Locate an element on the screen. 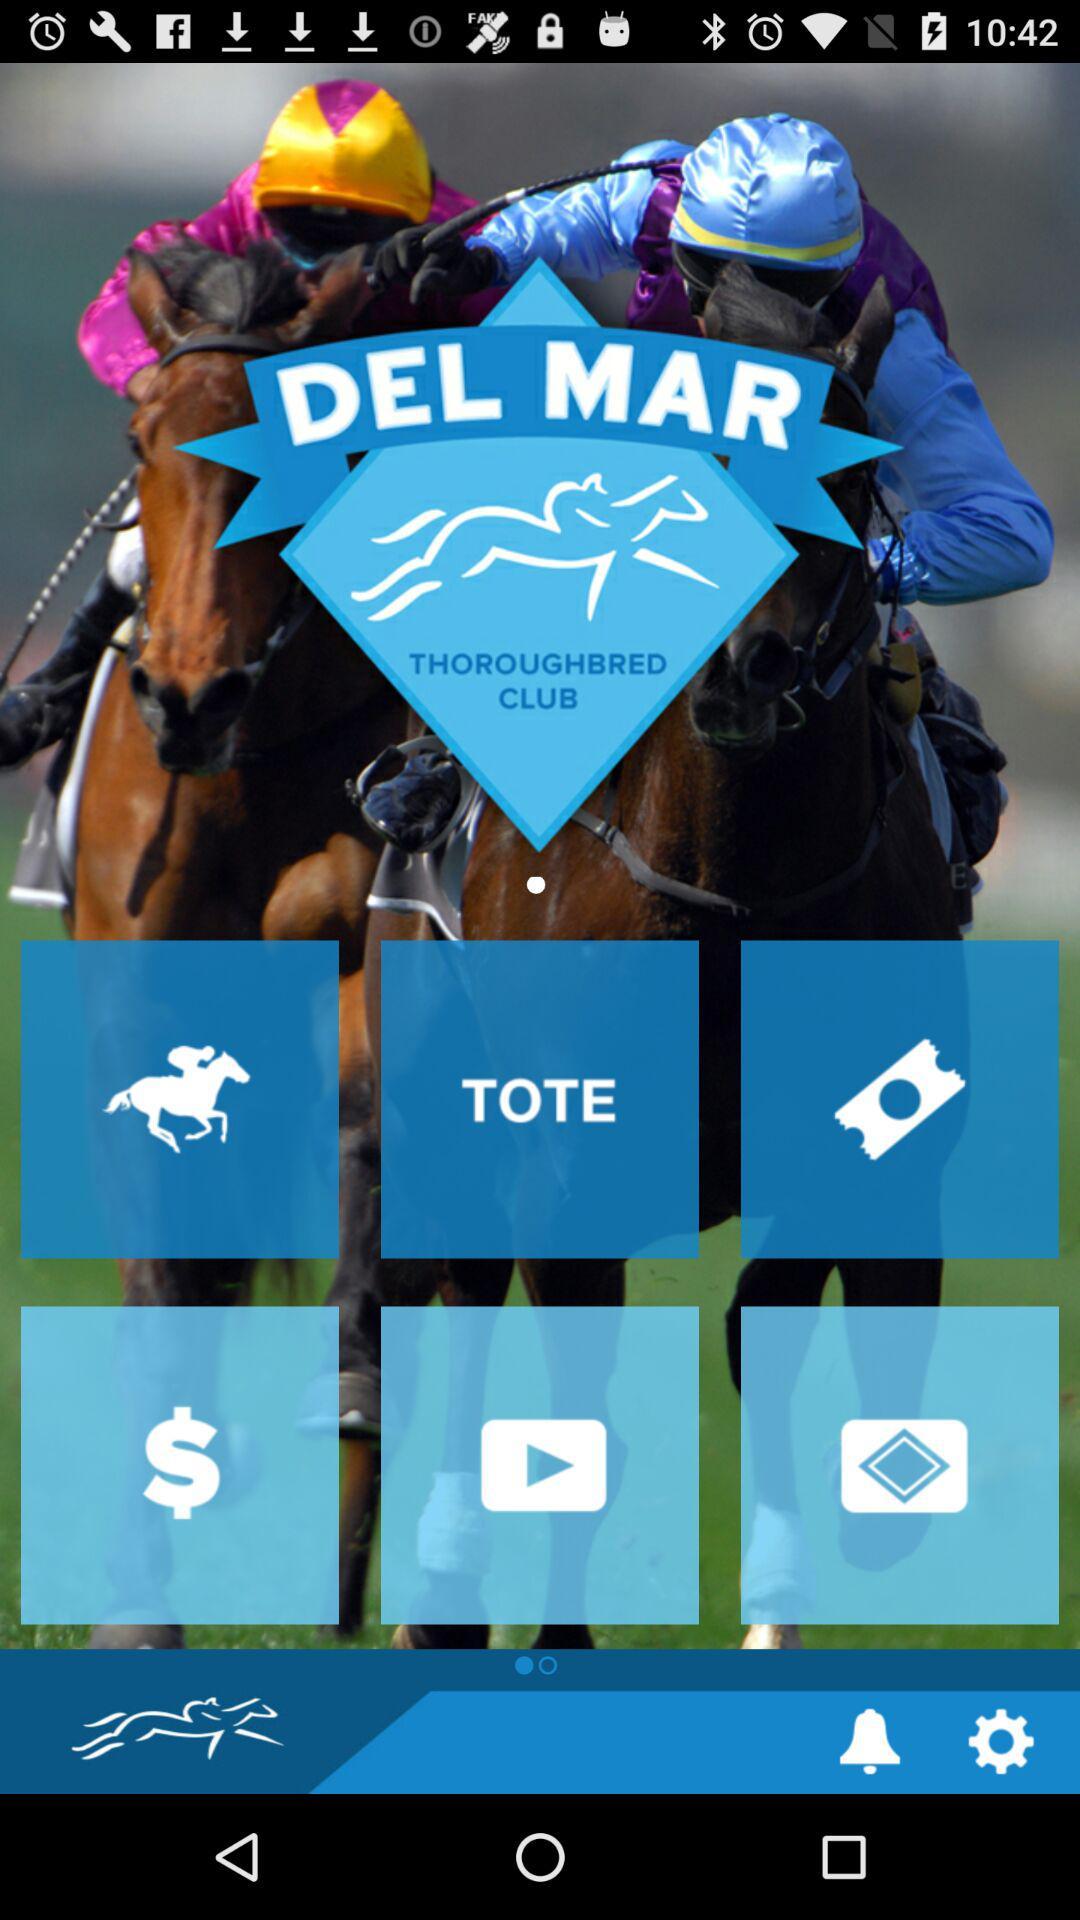 This screenshot has width=1080, height=1920. notifications is located at coordinates (869, 1740).